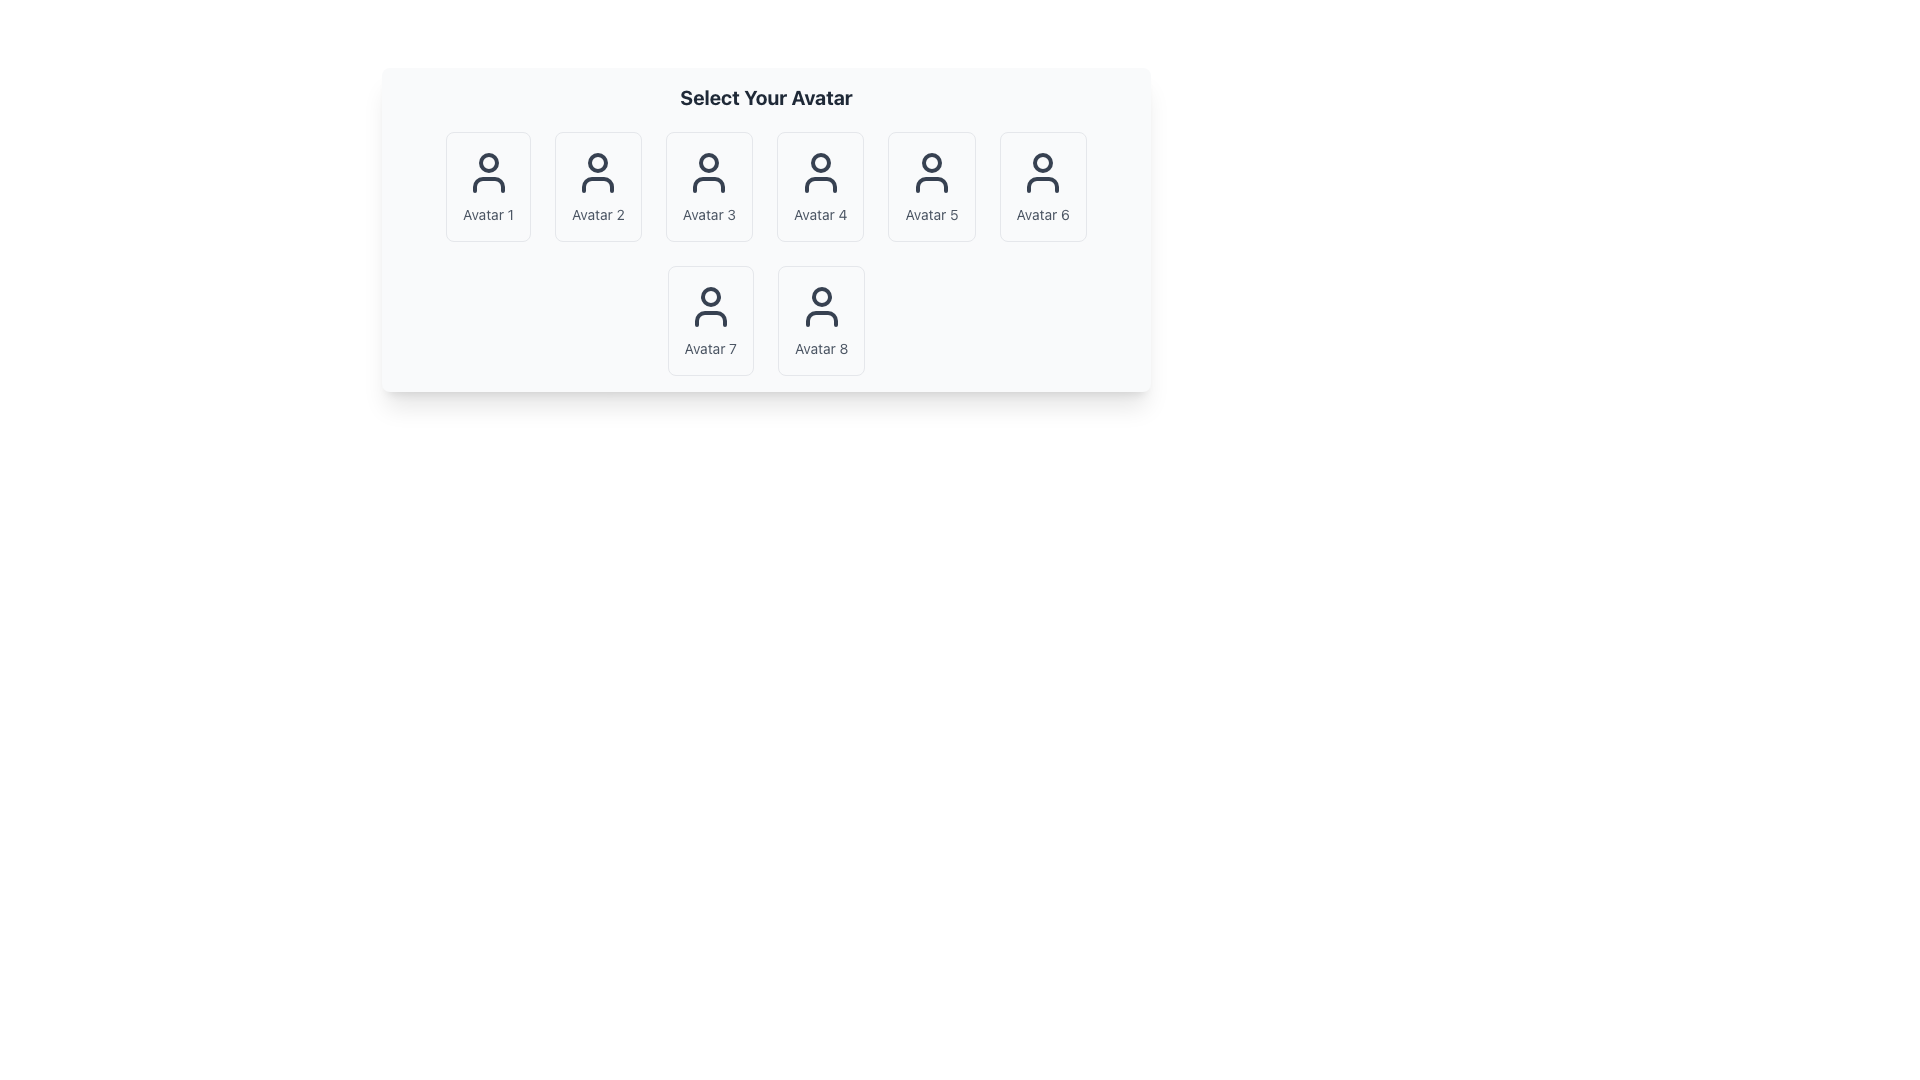 This screenshot has width=1920, height=1080. What do you see at coordinates (710, 307) in the screenshot?
I see `the SVG-based icon of a user silhouette representing 'Avatar 7'` at bounding box center [710, 307].